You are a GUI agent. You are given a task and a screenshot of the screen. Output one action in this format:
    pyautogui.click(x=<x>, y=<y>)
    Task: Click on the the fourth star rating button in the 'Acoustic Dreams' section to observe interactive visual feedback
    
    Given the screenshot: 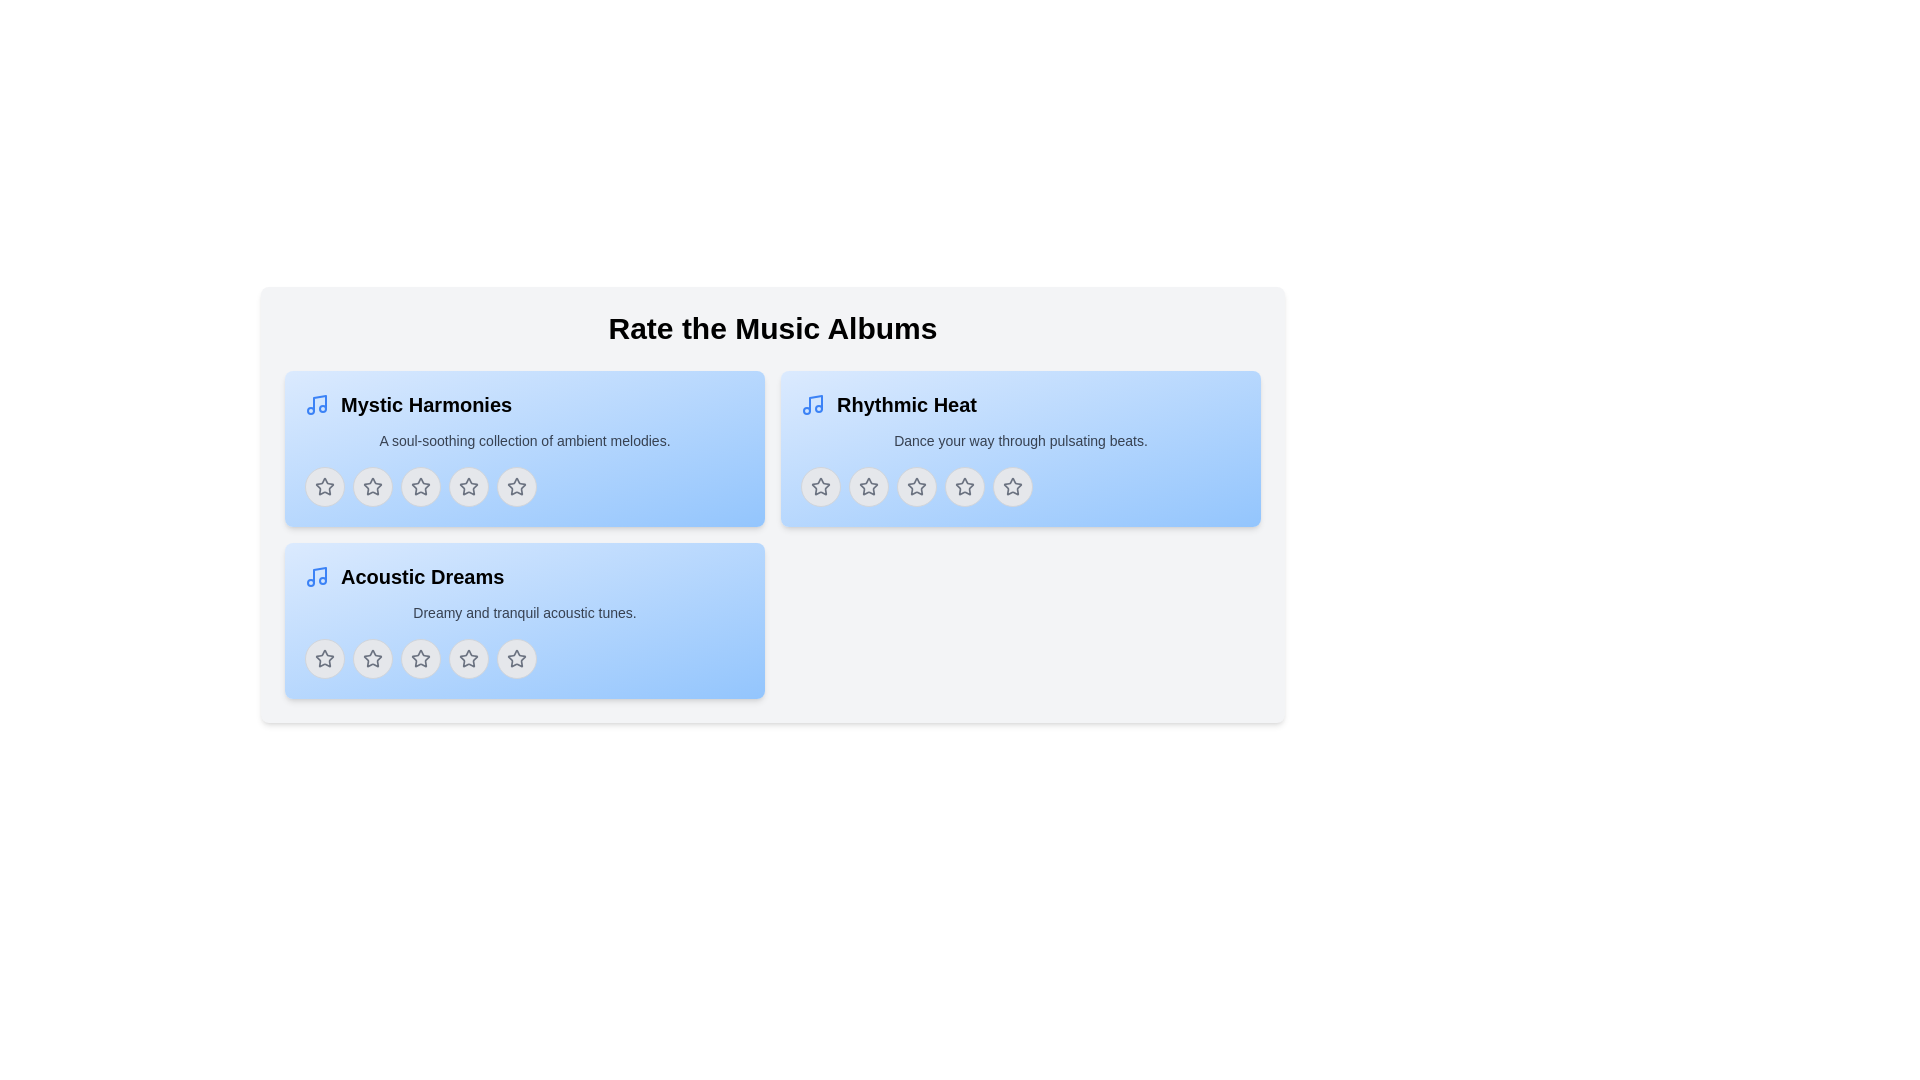 What is the action you would take?
    pyautogui.click(x=468, y=659)
    